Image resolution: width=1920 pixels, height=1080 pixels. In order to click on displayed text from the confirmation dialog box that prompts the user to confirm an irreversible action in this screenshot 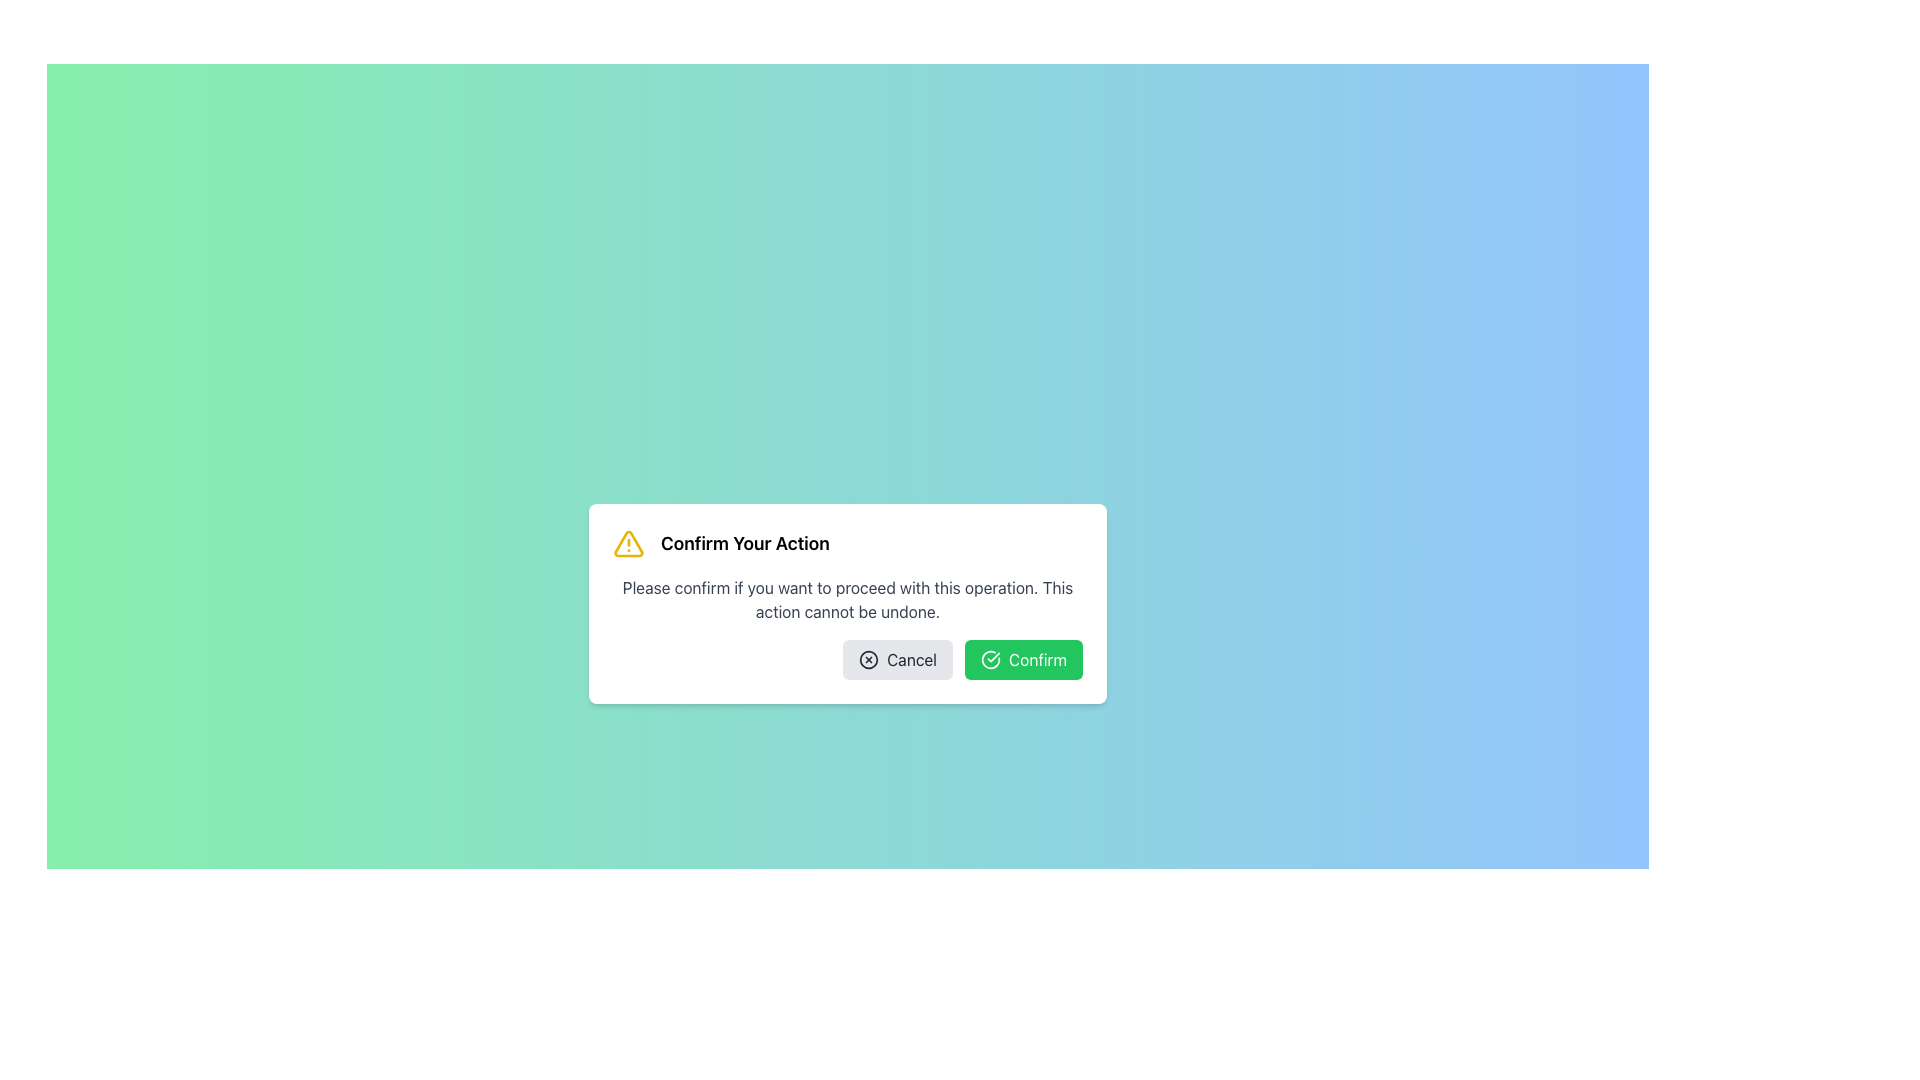, I will do `click(848, 603)`.